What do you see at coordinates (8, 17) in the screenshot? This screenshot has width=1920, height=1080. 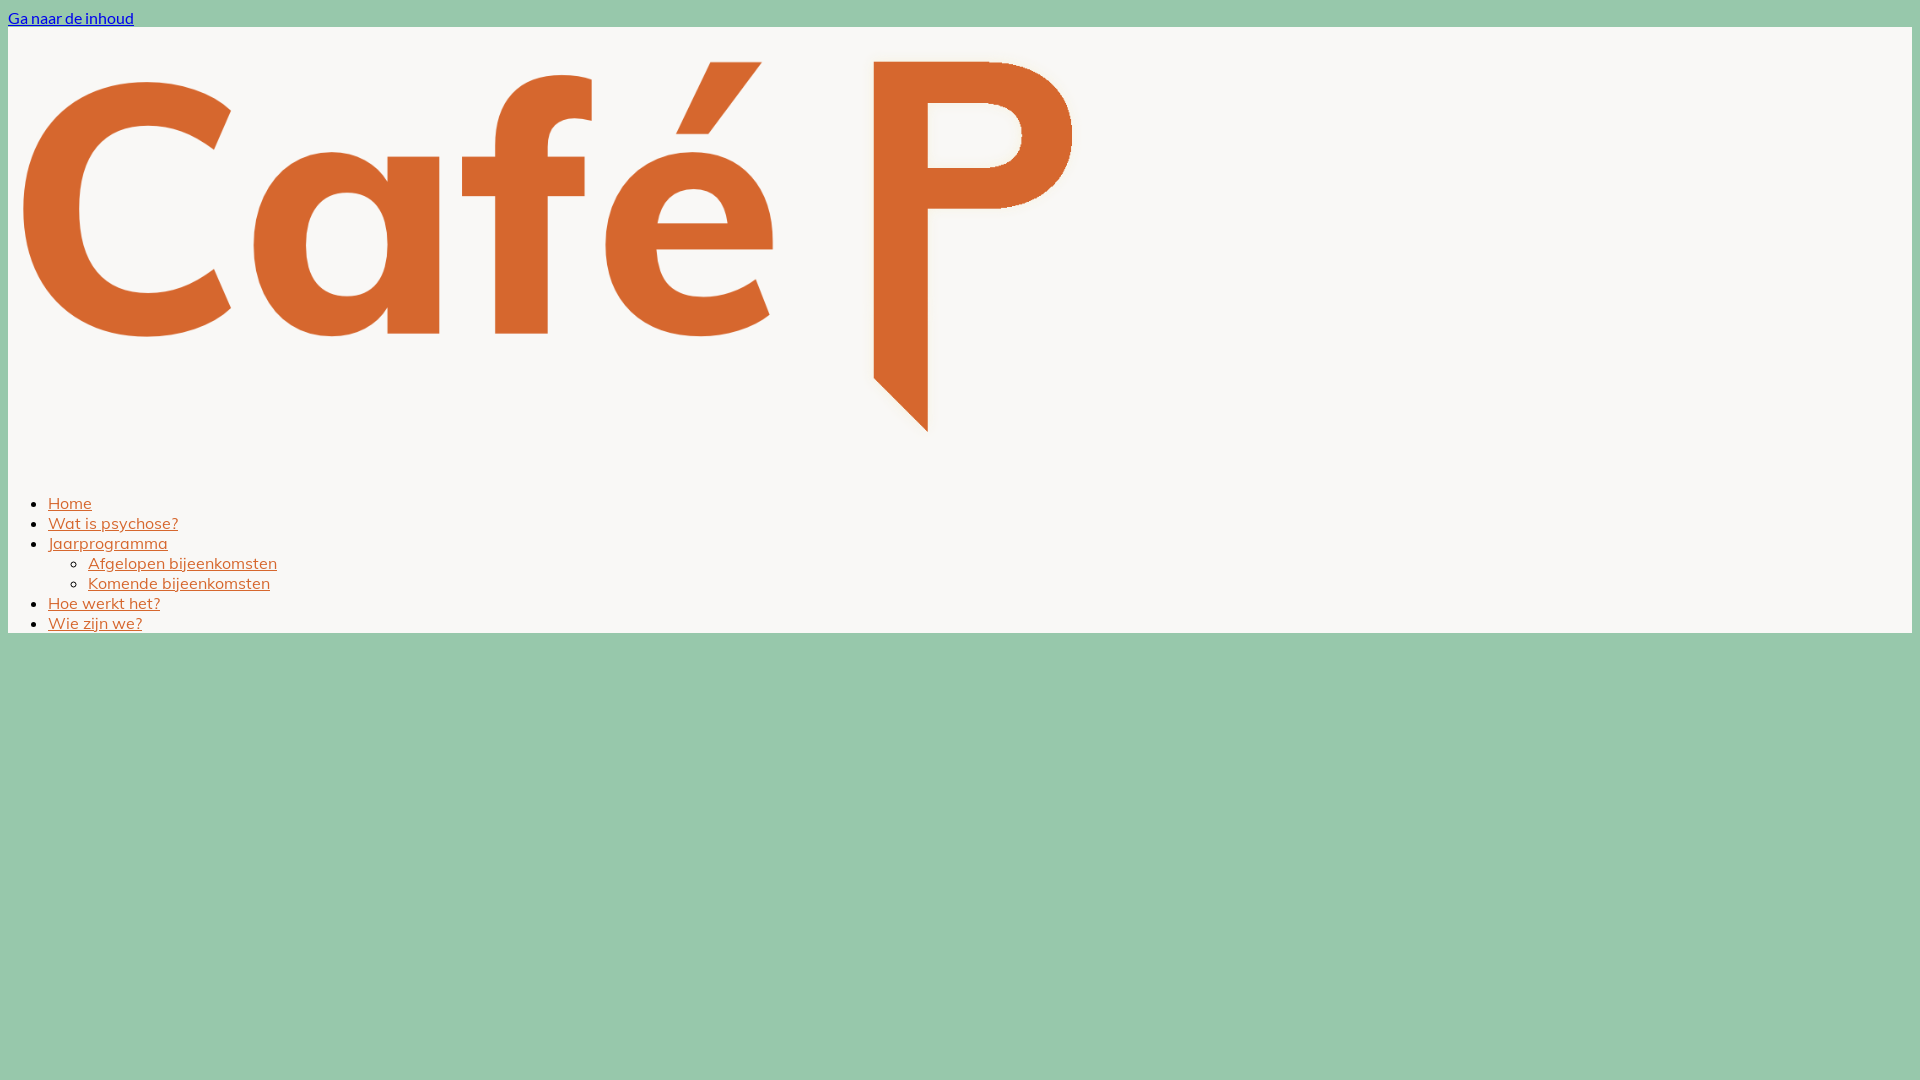 I see `'Ga naar de inhoud'` at bounding box center [8, 17].